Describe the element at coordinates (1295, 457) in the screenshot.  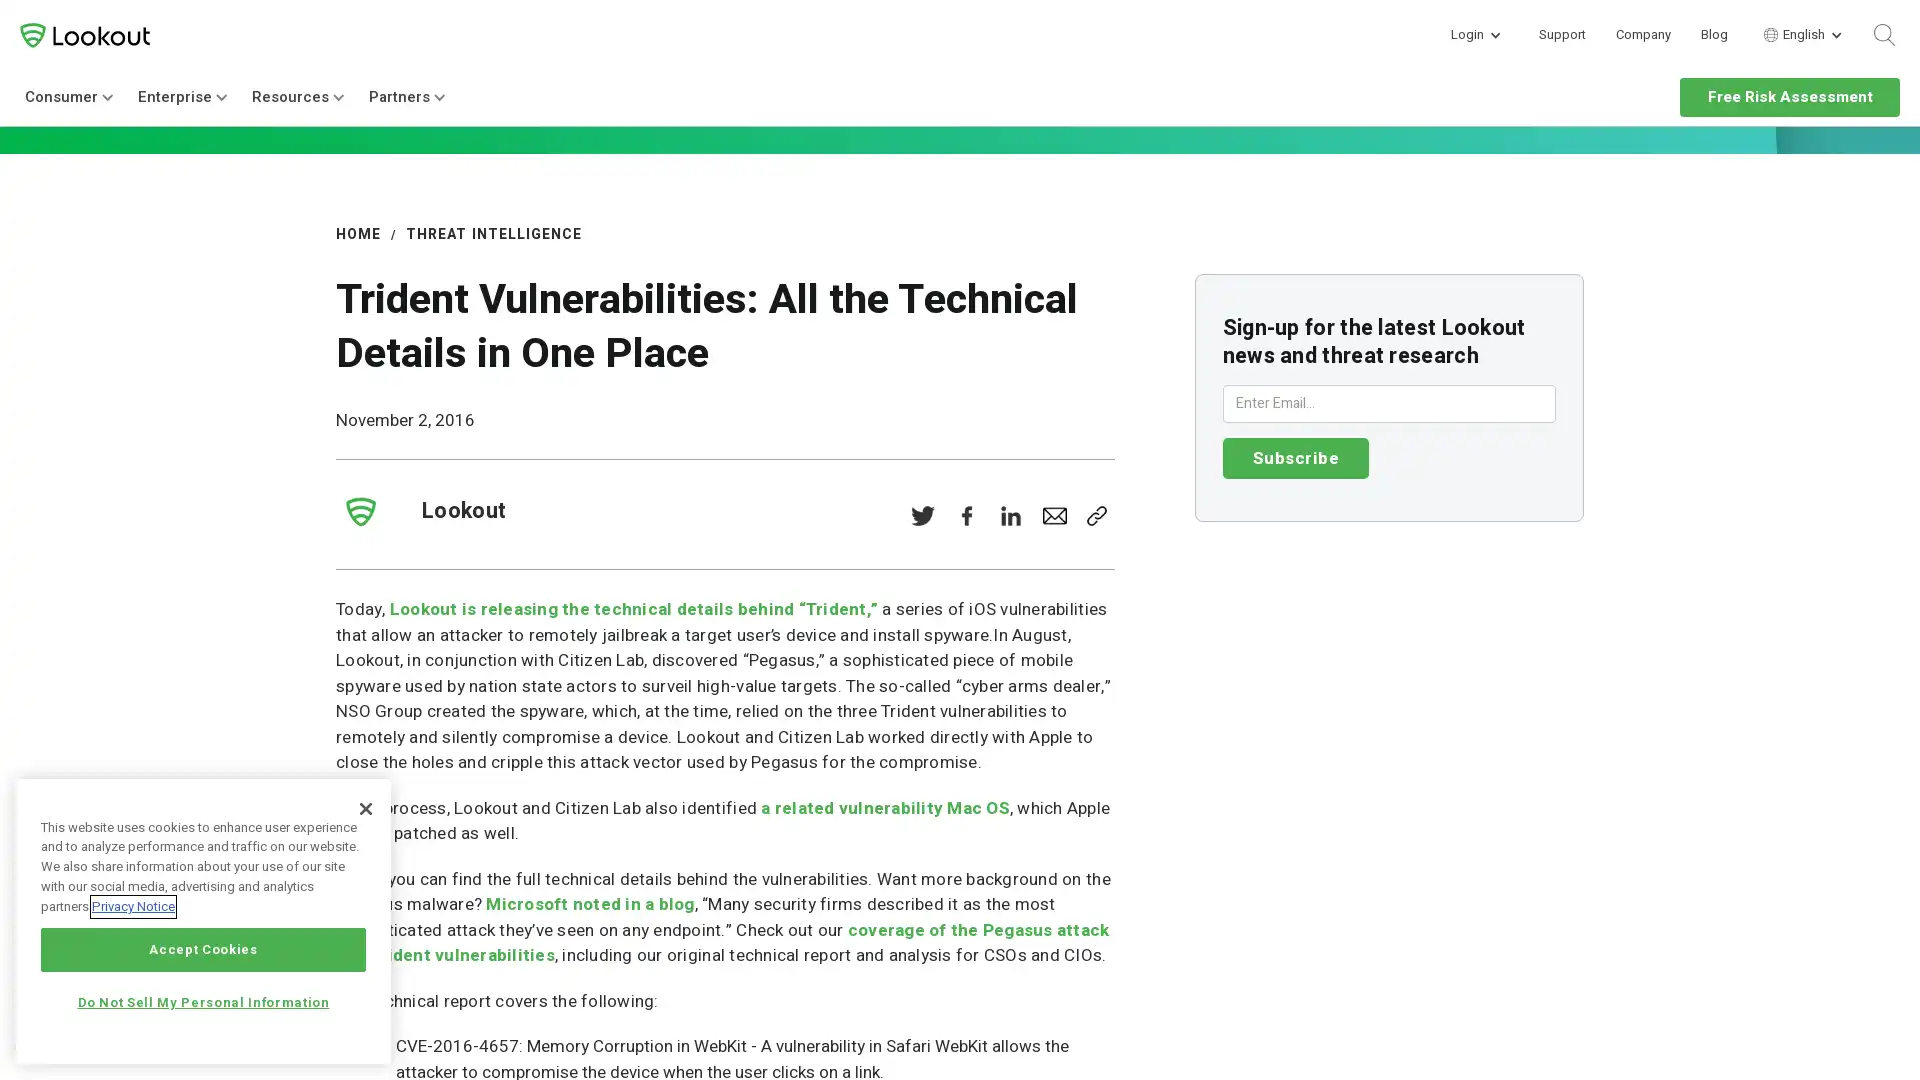
I see `Subscribe` at that location.